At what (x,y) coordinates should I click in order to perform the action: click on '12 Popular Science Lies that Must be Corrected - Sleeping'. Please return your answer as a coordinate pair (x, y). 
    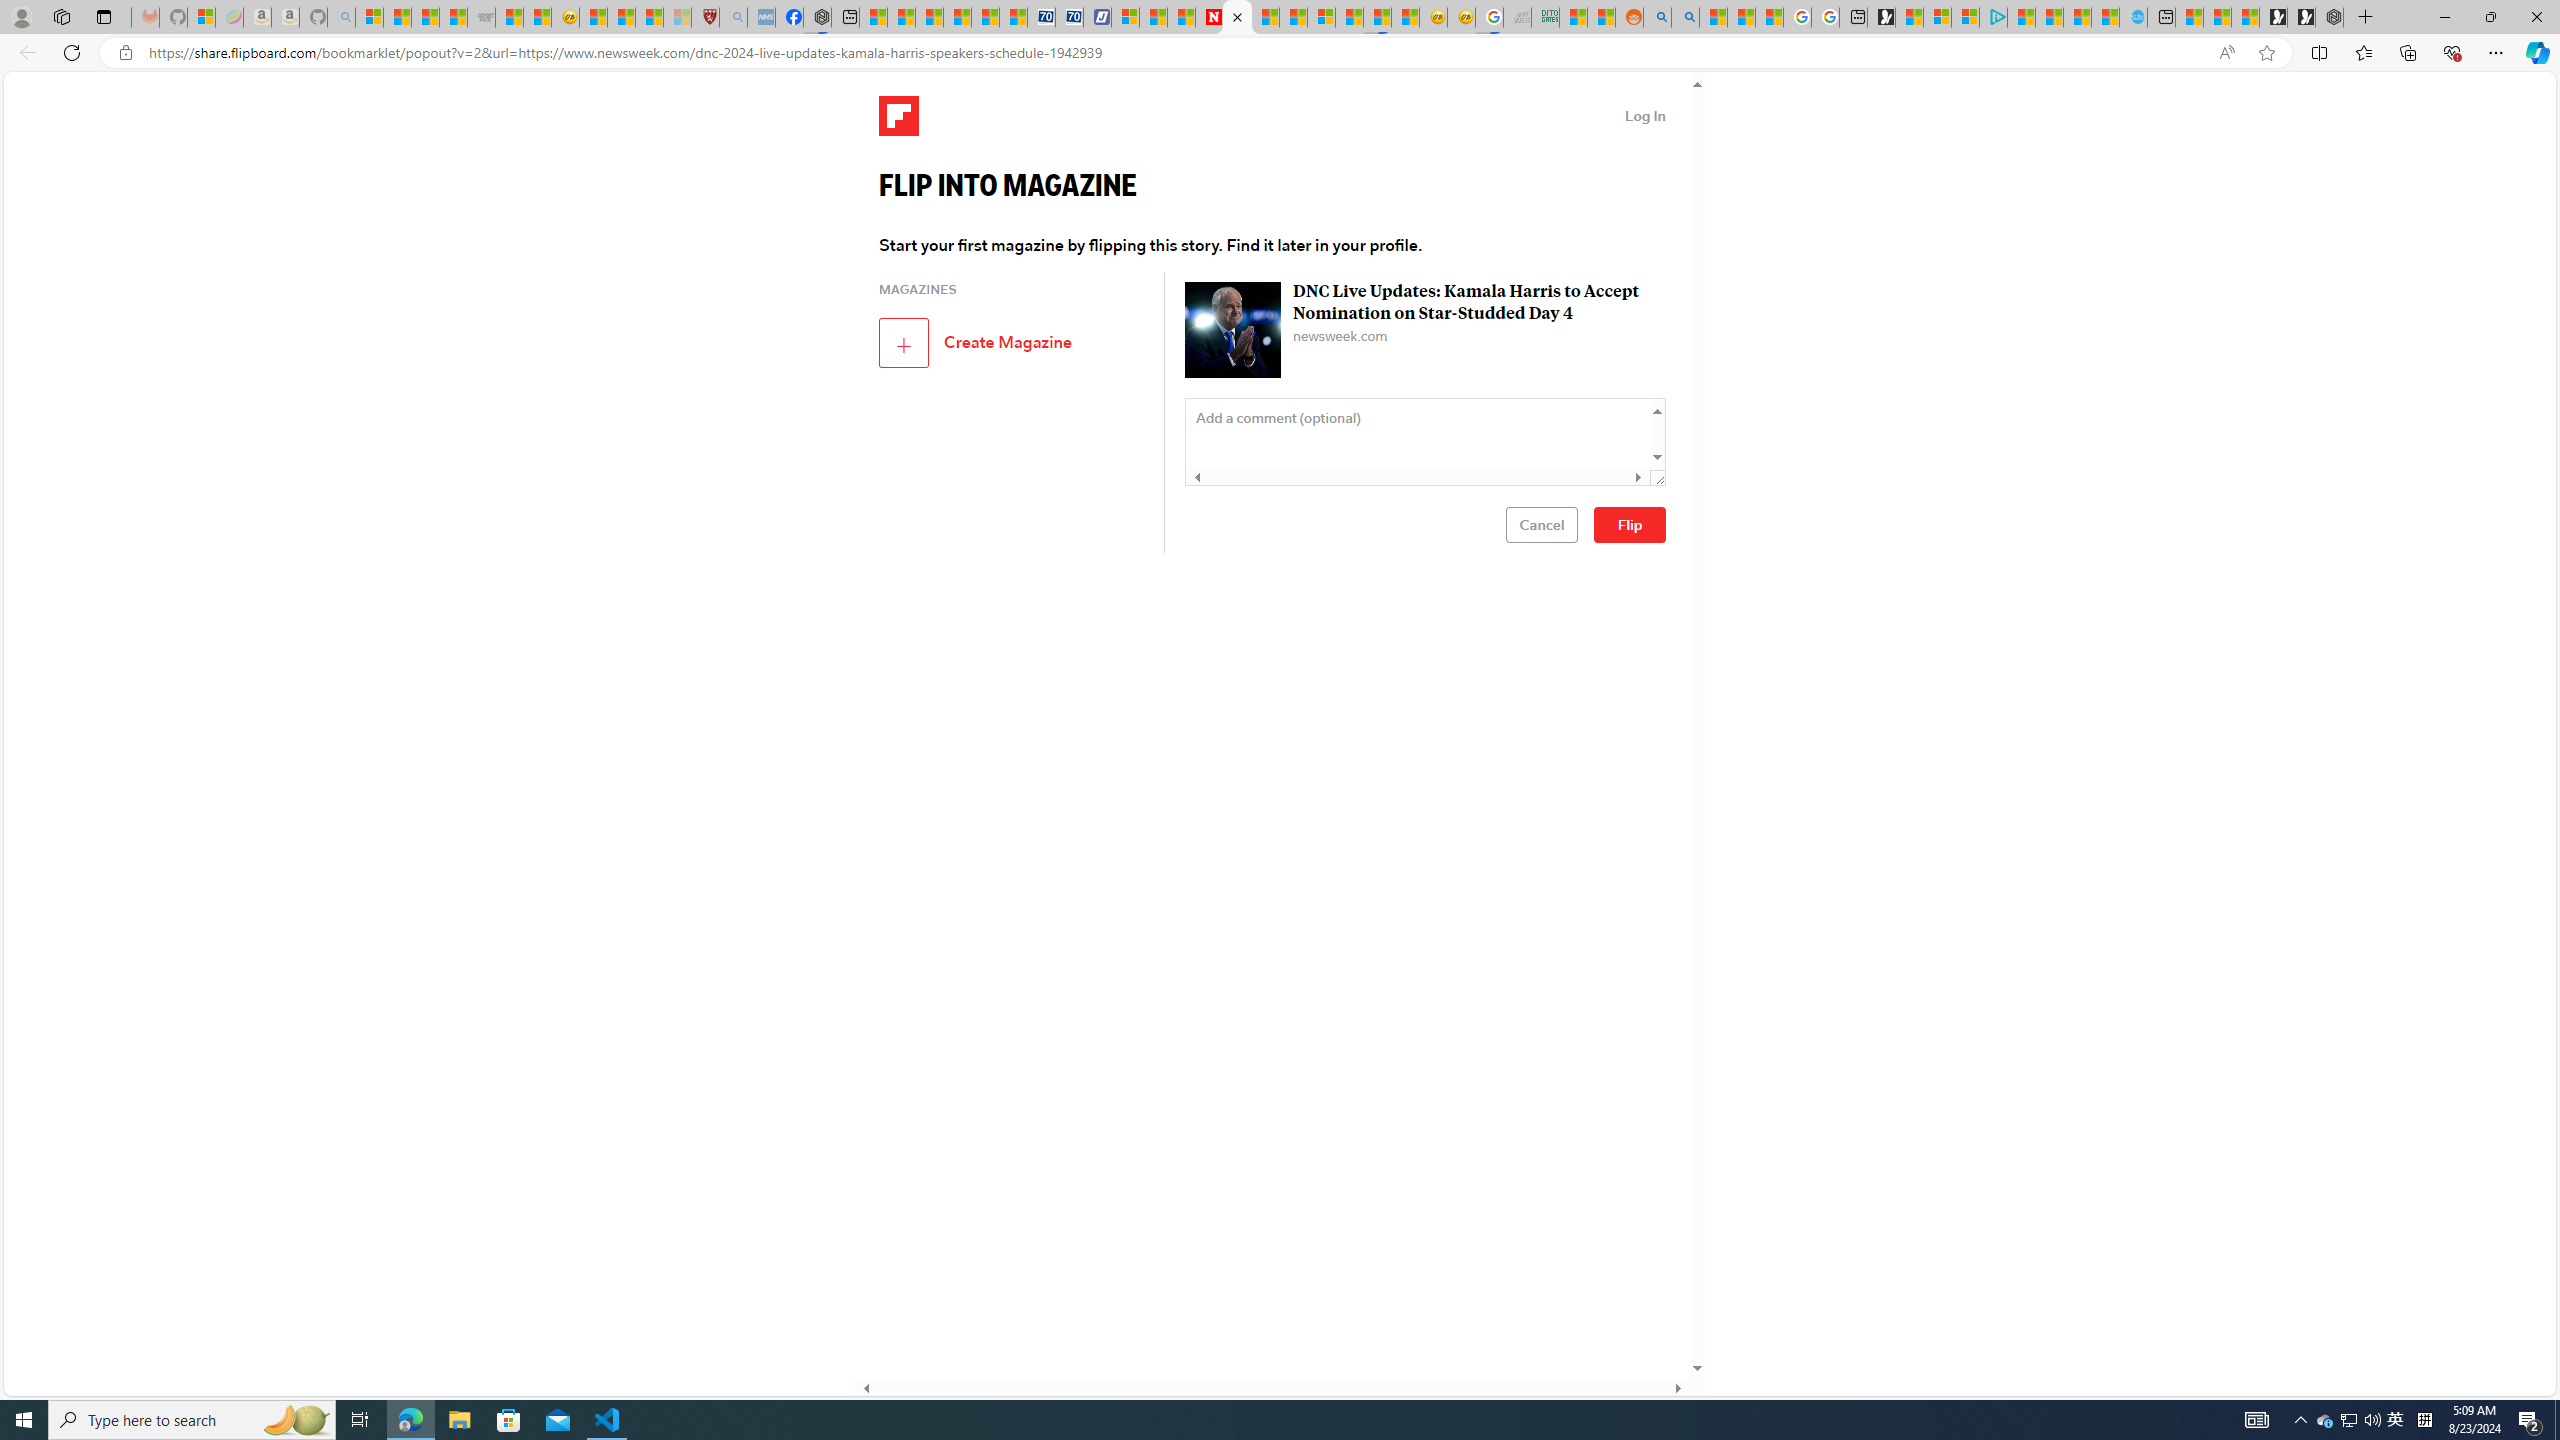
    Looking at the image, I should click on (676, 16).